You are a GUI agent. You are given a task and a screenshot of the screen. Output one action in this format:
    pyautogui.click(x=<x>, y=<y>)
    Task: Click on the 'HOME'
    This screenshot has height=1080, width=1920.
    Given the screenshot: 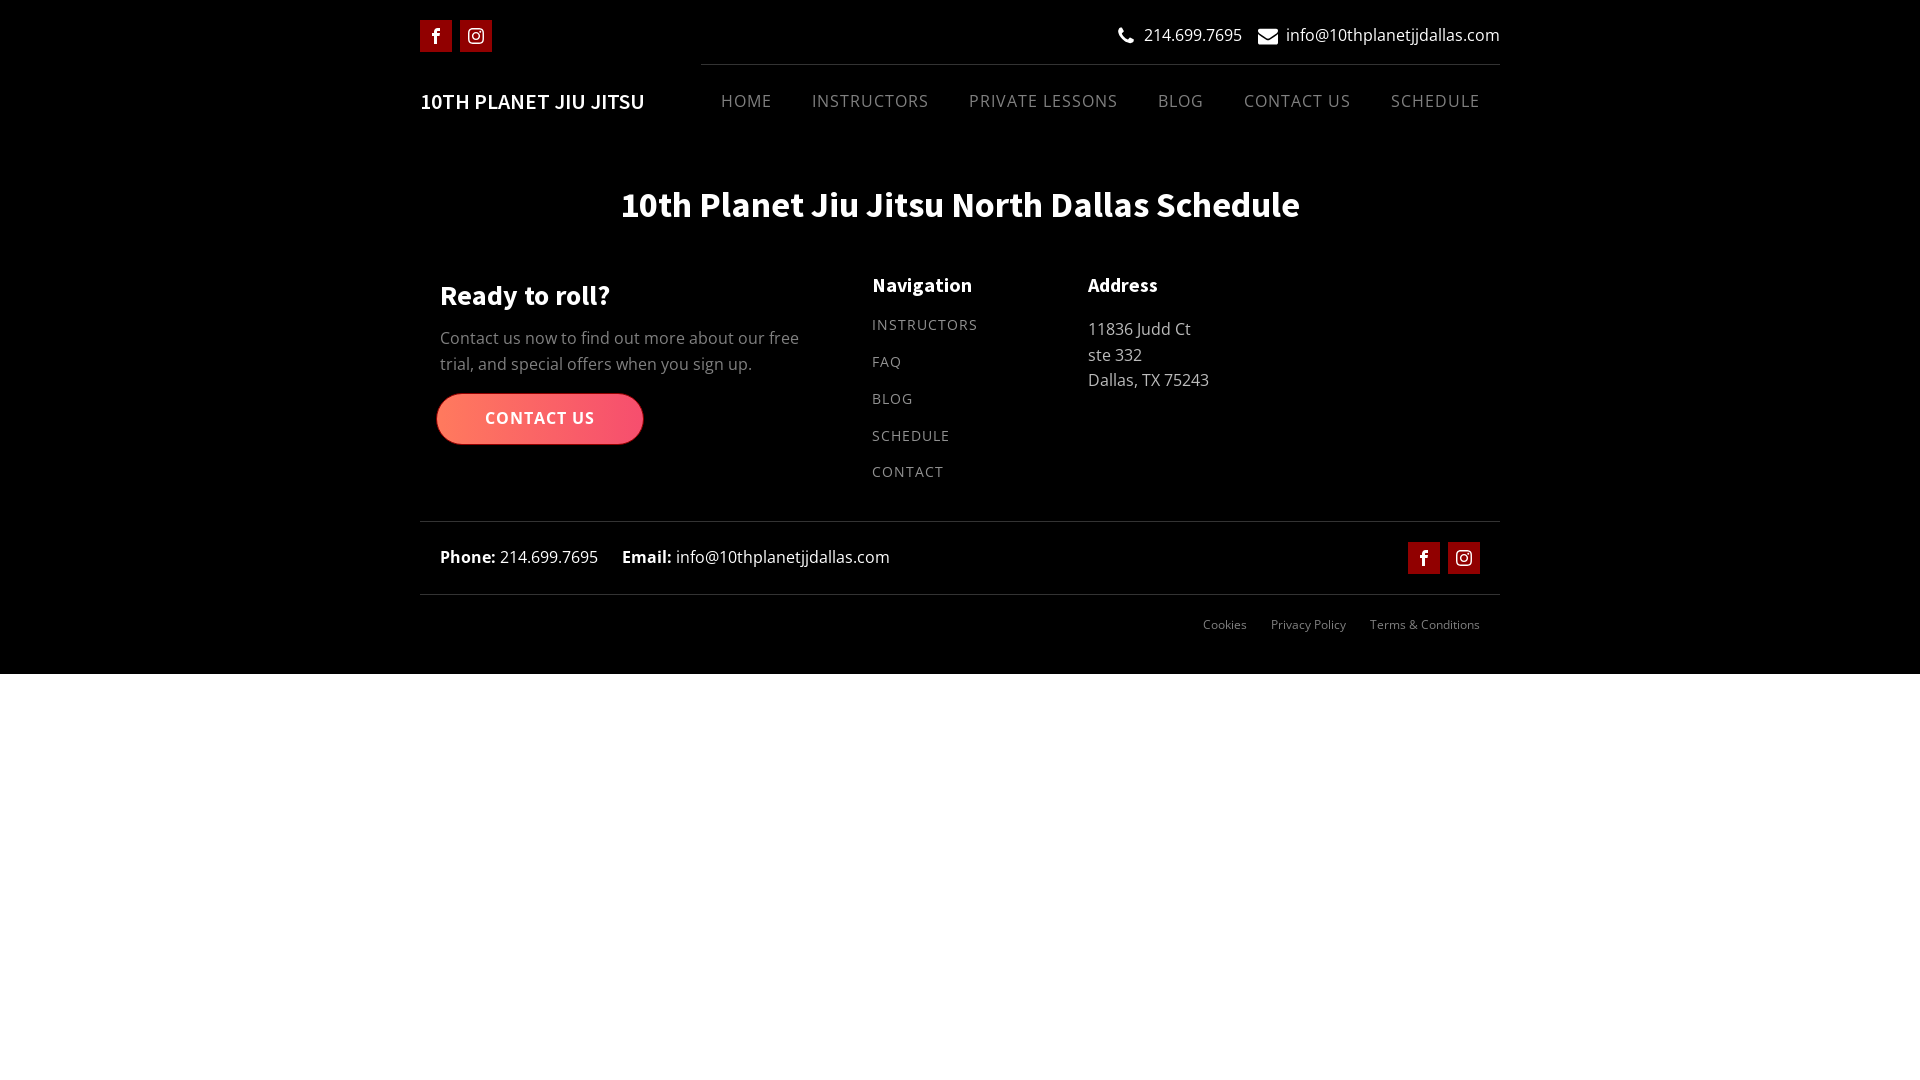 What is the action you would take?
    pyautogui.click(x=700, y=101)
    